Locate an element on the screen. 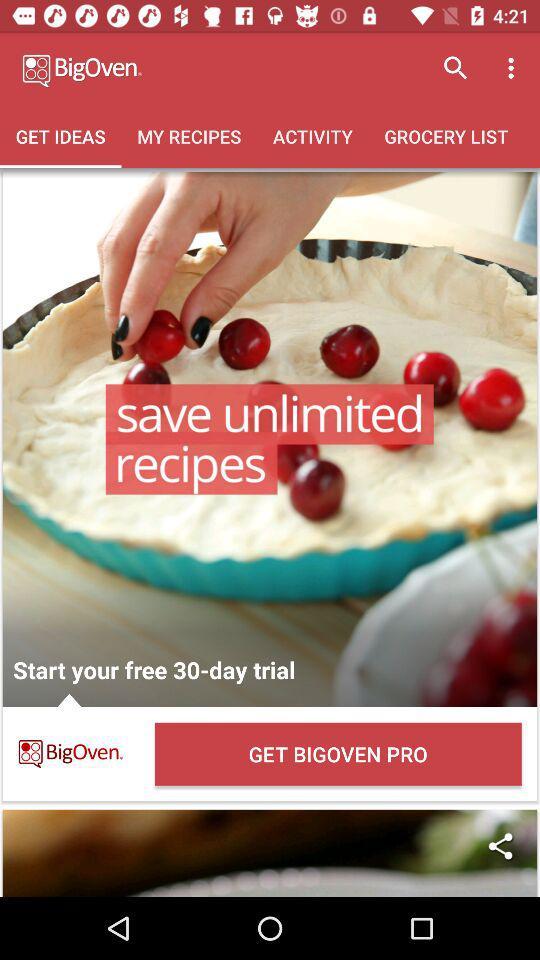 This screenshot has height=960, width=540. icon above the grocery list icon is located at coordinates (513, 68).